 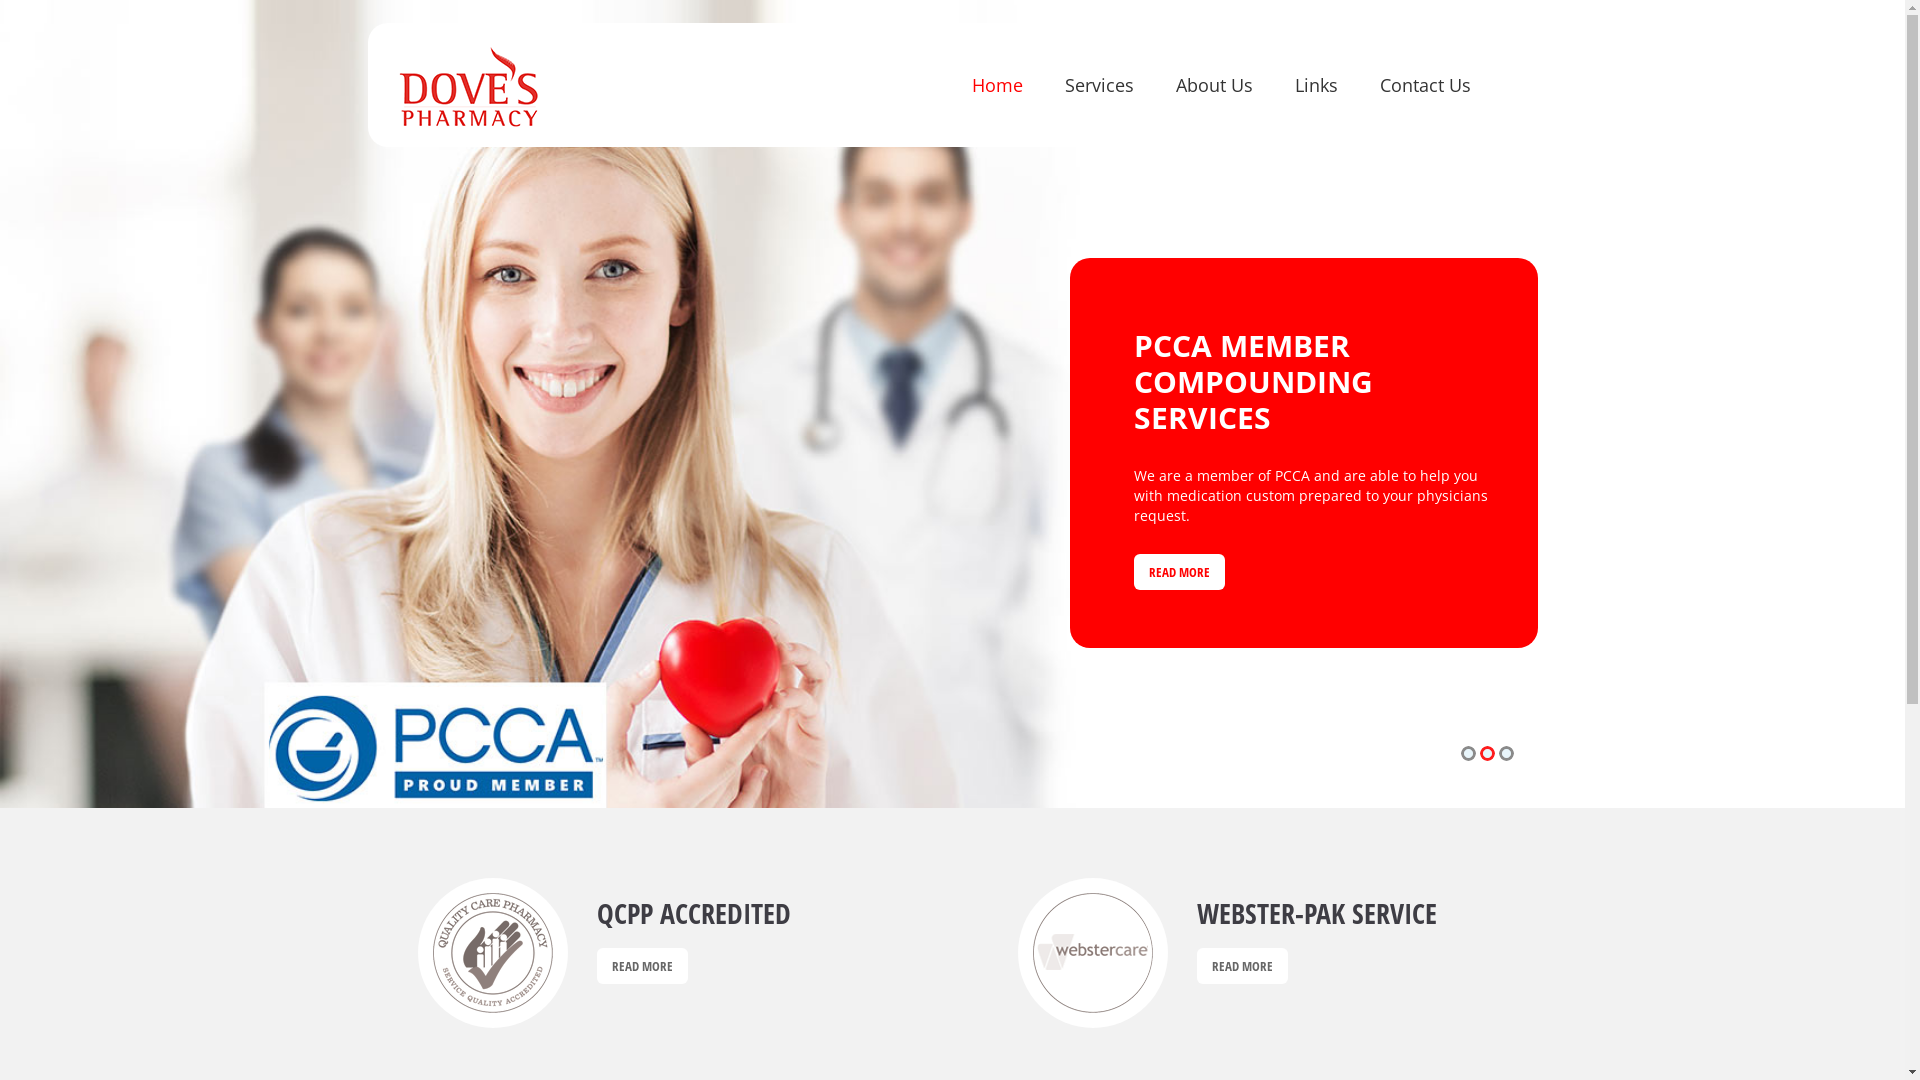 I want to click on 'READ MORE', so click(x=1133, y=555).